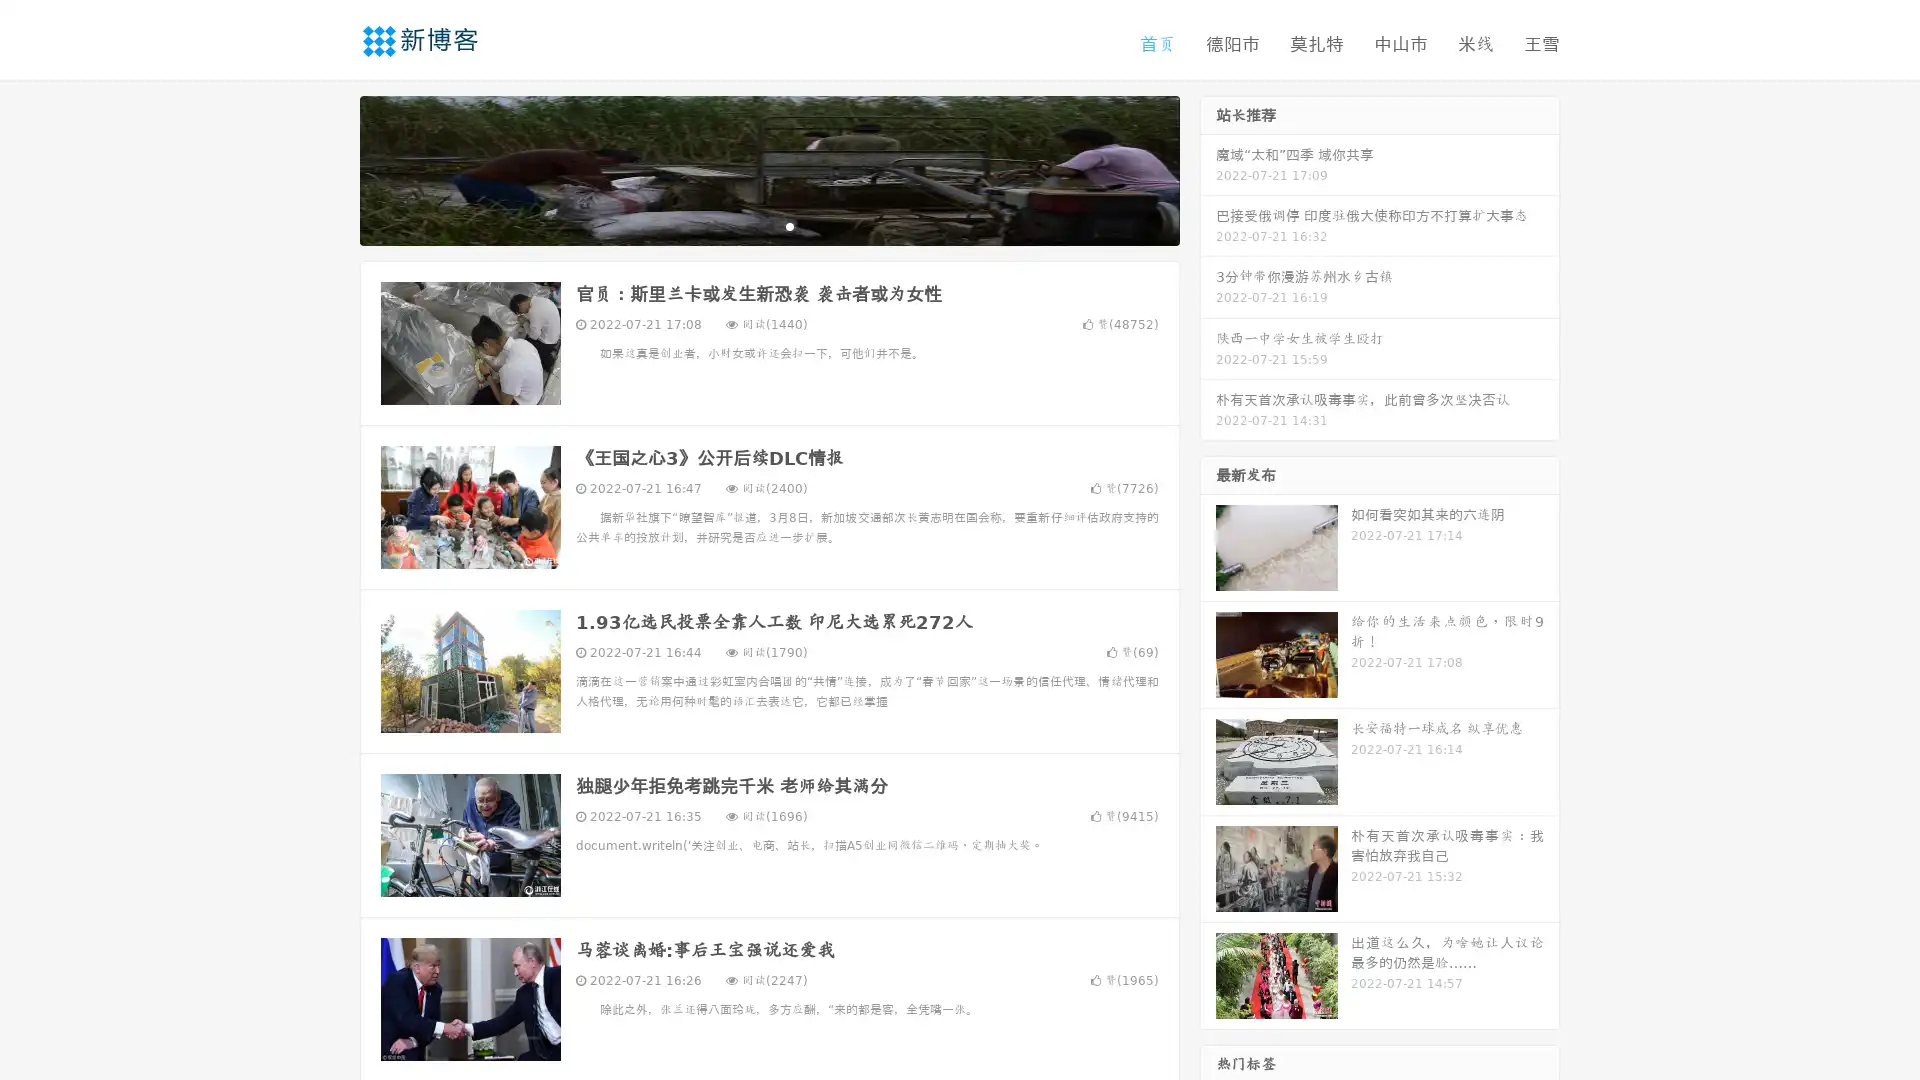 The height and width of the screenshot is (1080, 1920). I want to click on Next slide, so click(1208, 168).